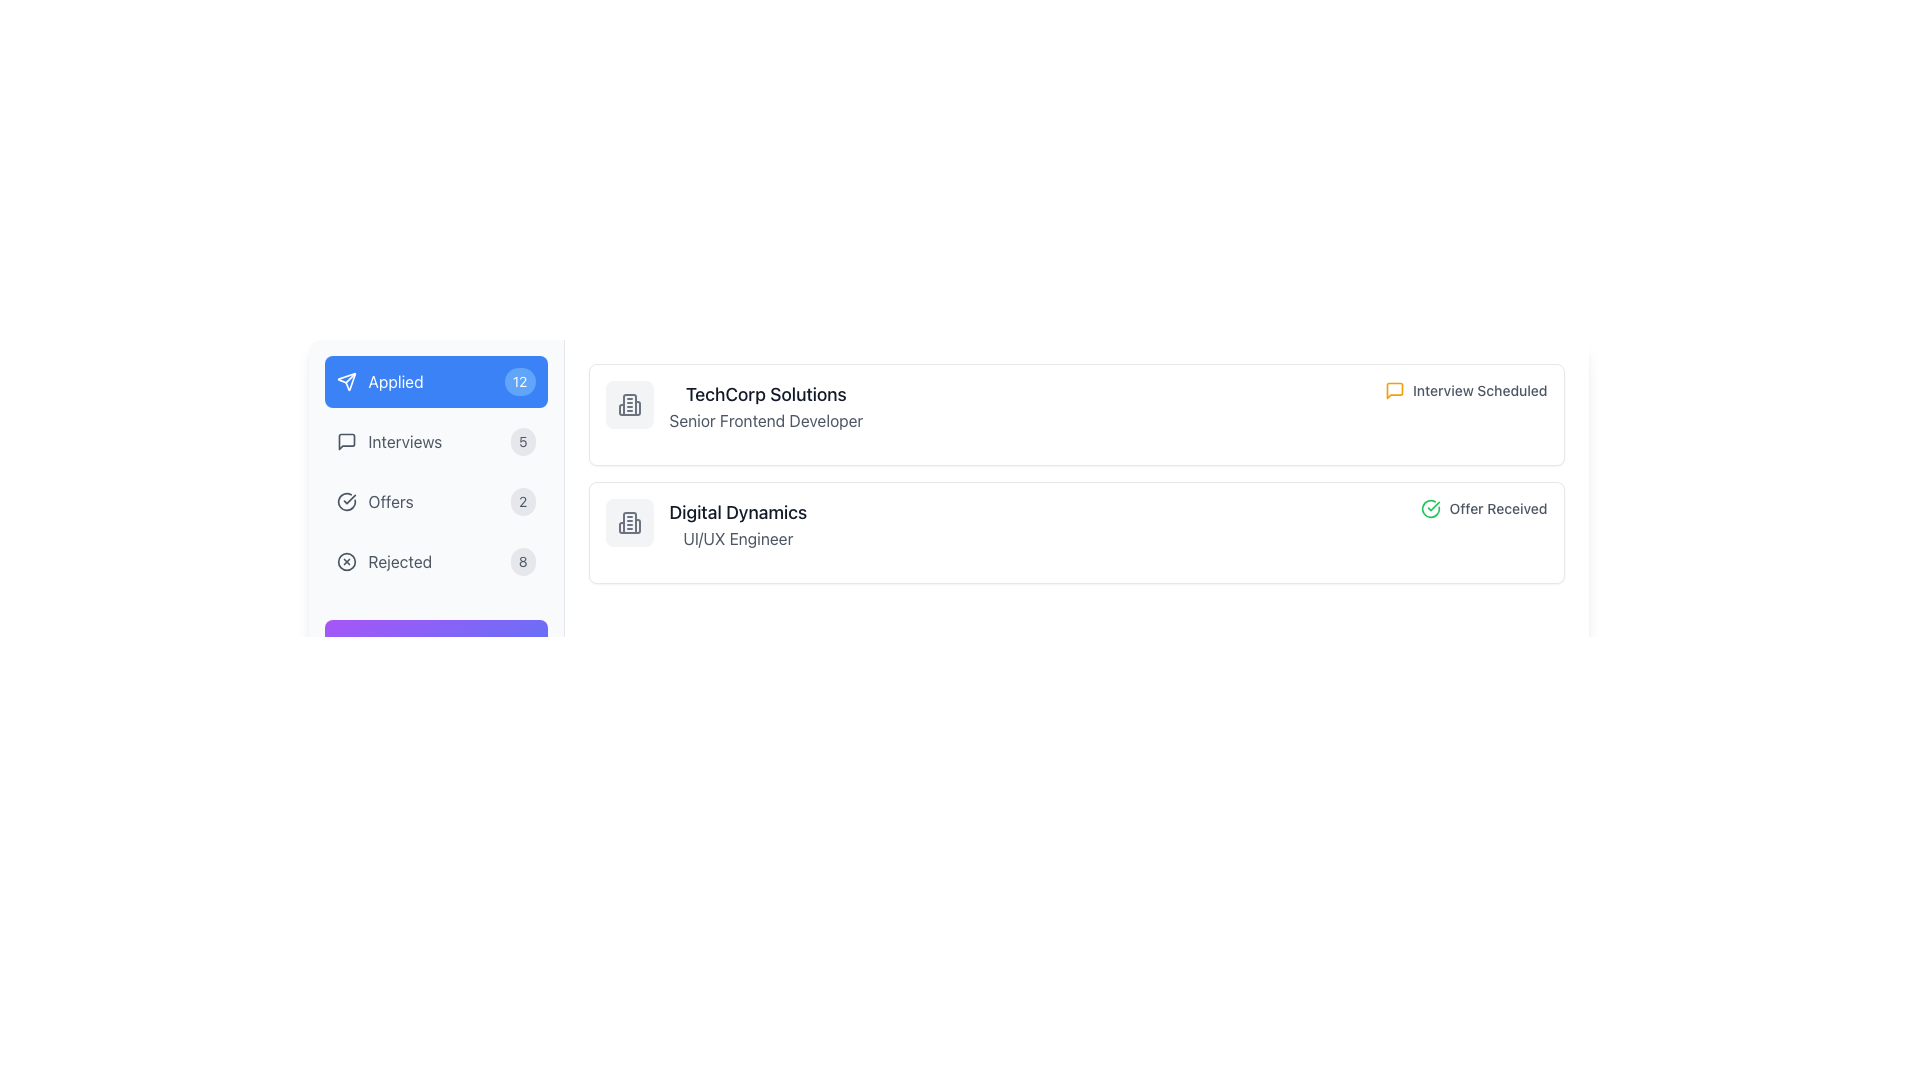 This screenshot has height=1080, width=1920. I want to click on the 'Offer Received' label, which is styled in medium gray and positioned to the right of a green circular checkmark icon, so click(1498, 508).